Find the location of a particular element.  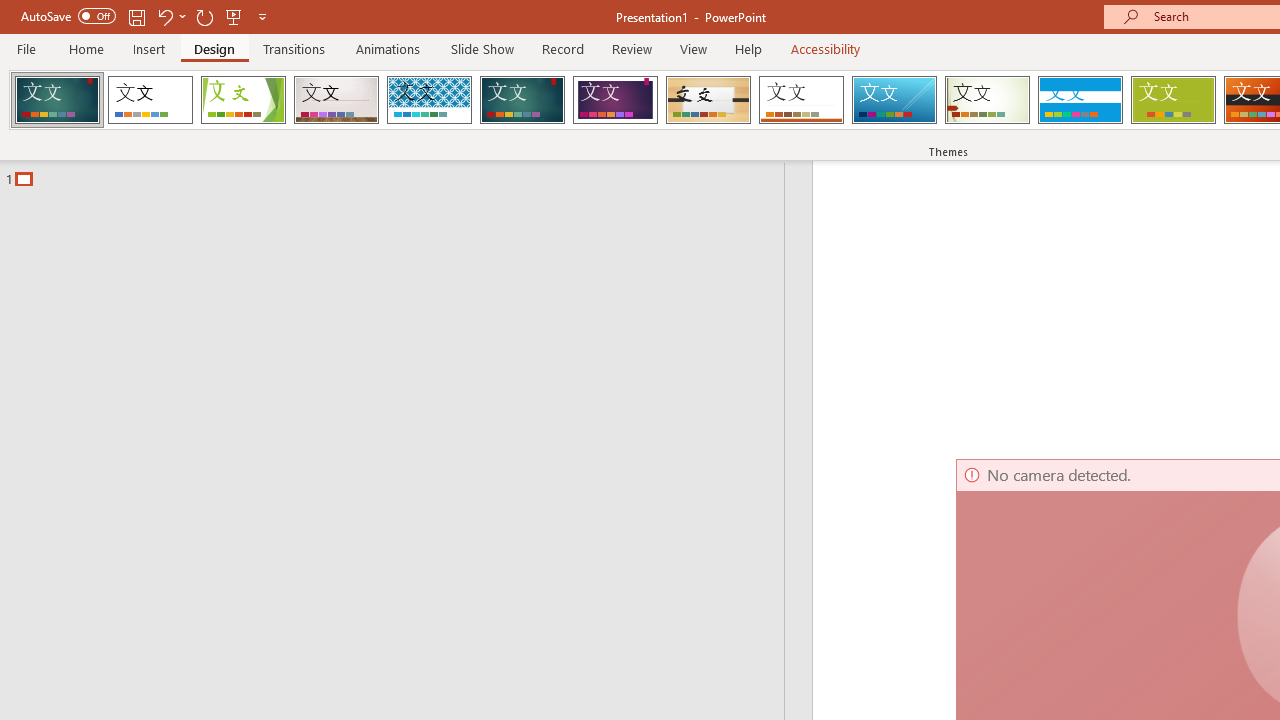

'Slice' is located at coordinates (893, 100).